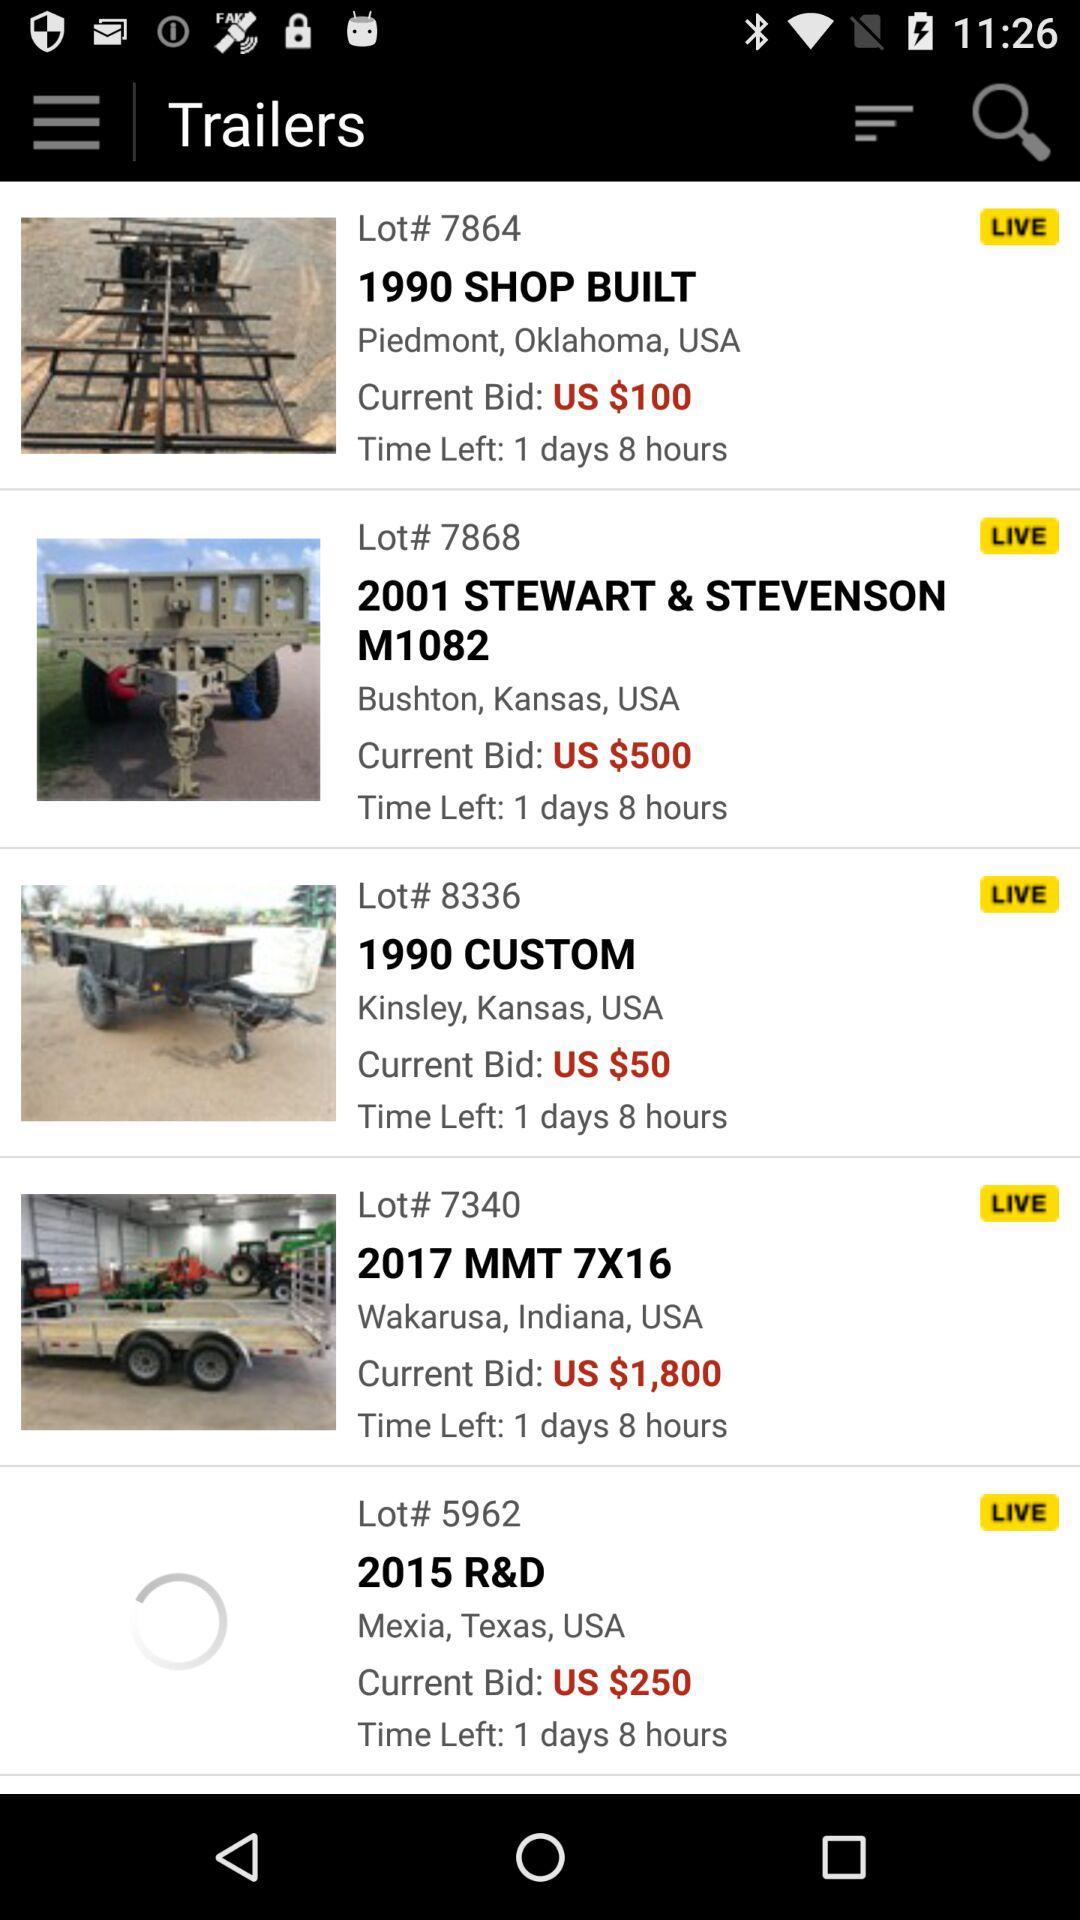 The width and height of the screenshot is (1080, 1920). What do you see at coordinates (548, 338) in the screenshot?
I see `piedmont, oklahoma, usa app` at bounding box center [548, 338].